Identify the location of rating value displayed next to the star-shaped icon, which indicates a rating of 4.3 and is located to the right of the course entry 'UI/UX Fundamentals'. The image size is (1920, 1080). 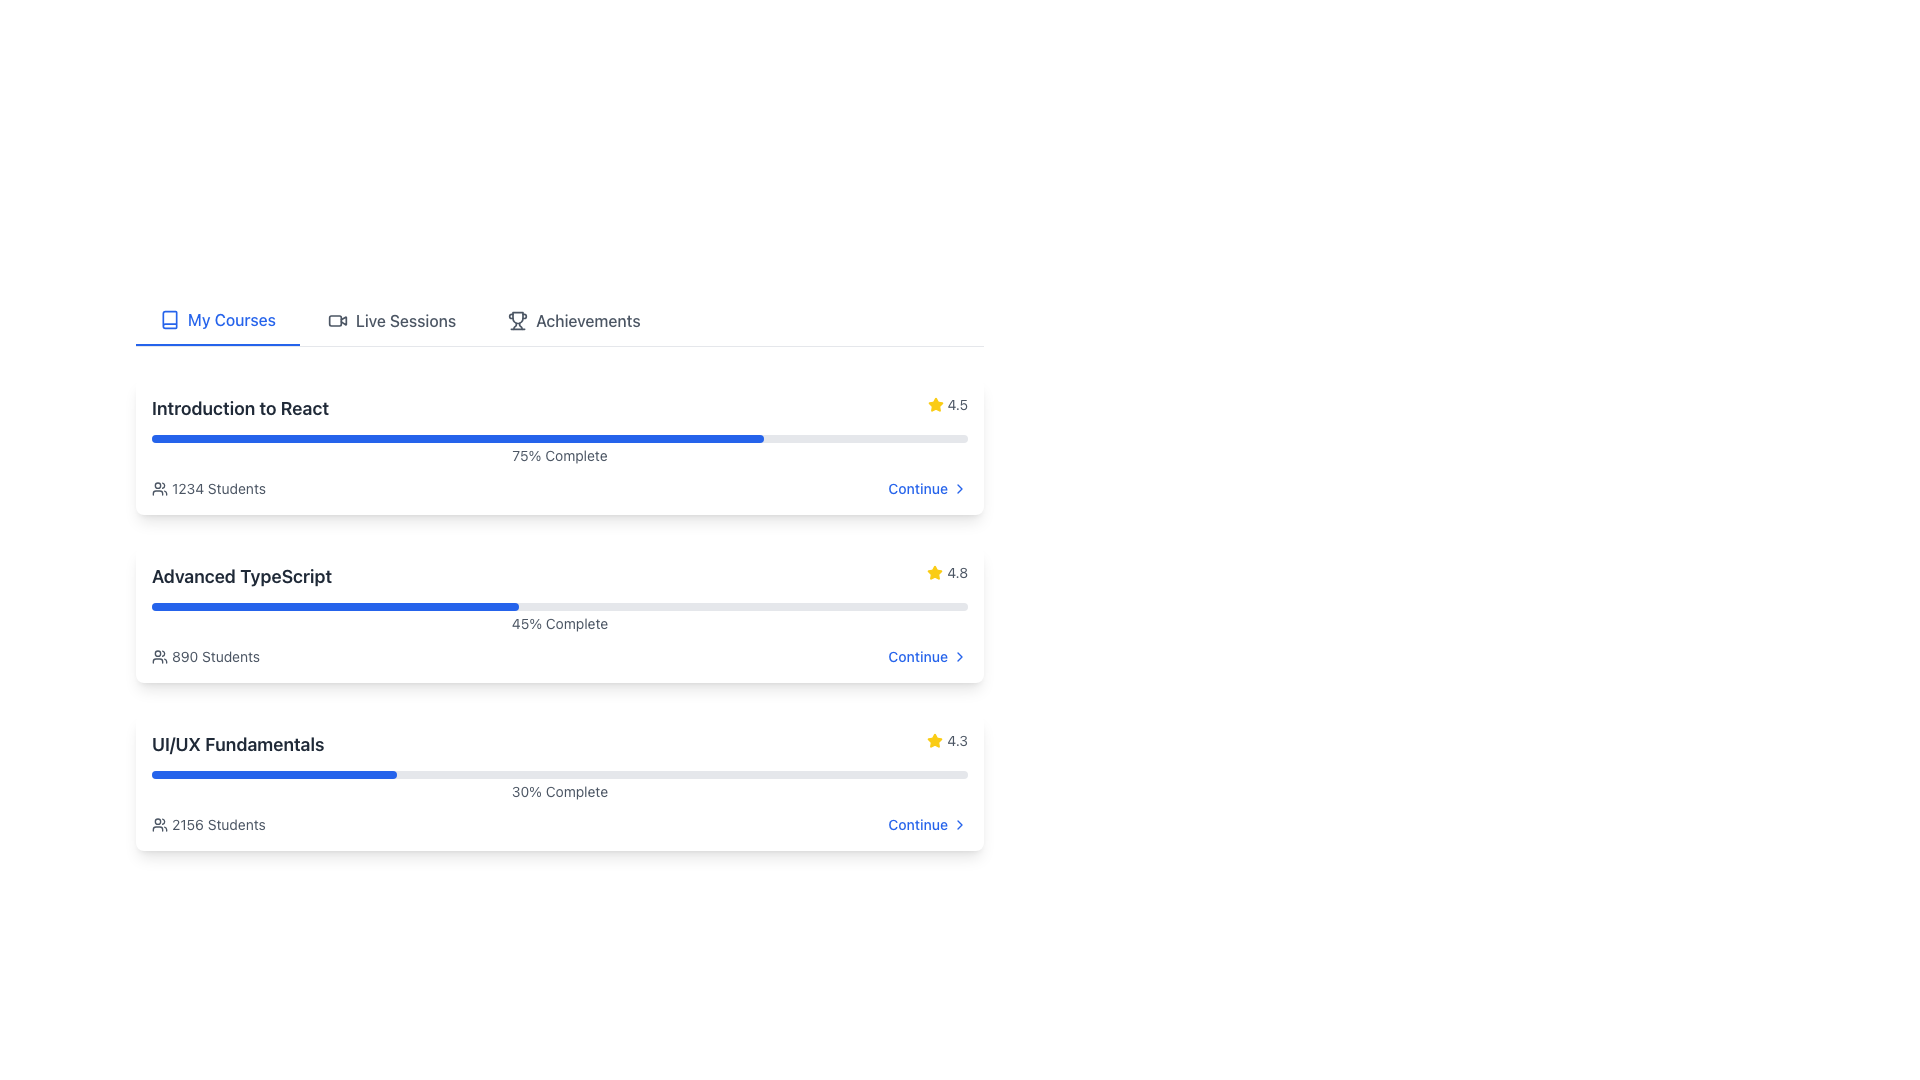
(934, 740).